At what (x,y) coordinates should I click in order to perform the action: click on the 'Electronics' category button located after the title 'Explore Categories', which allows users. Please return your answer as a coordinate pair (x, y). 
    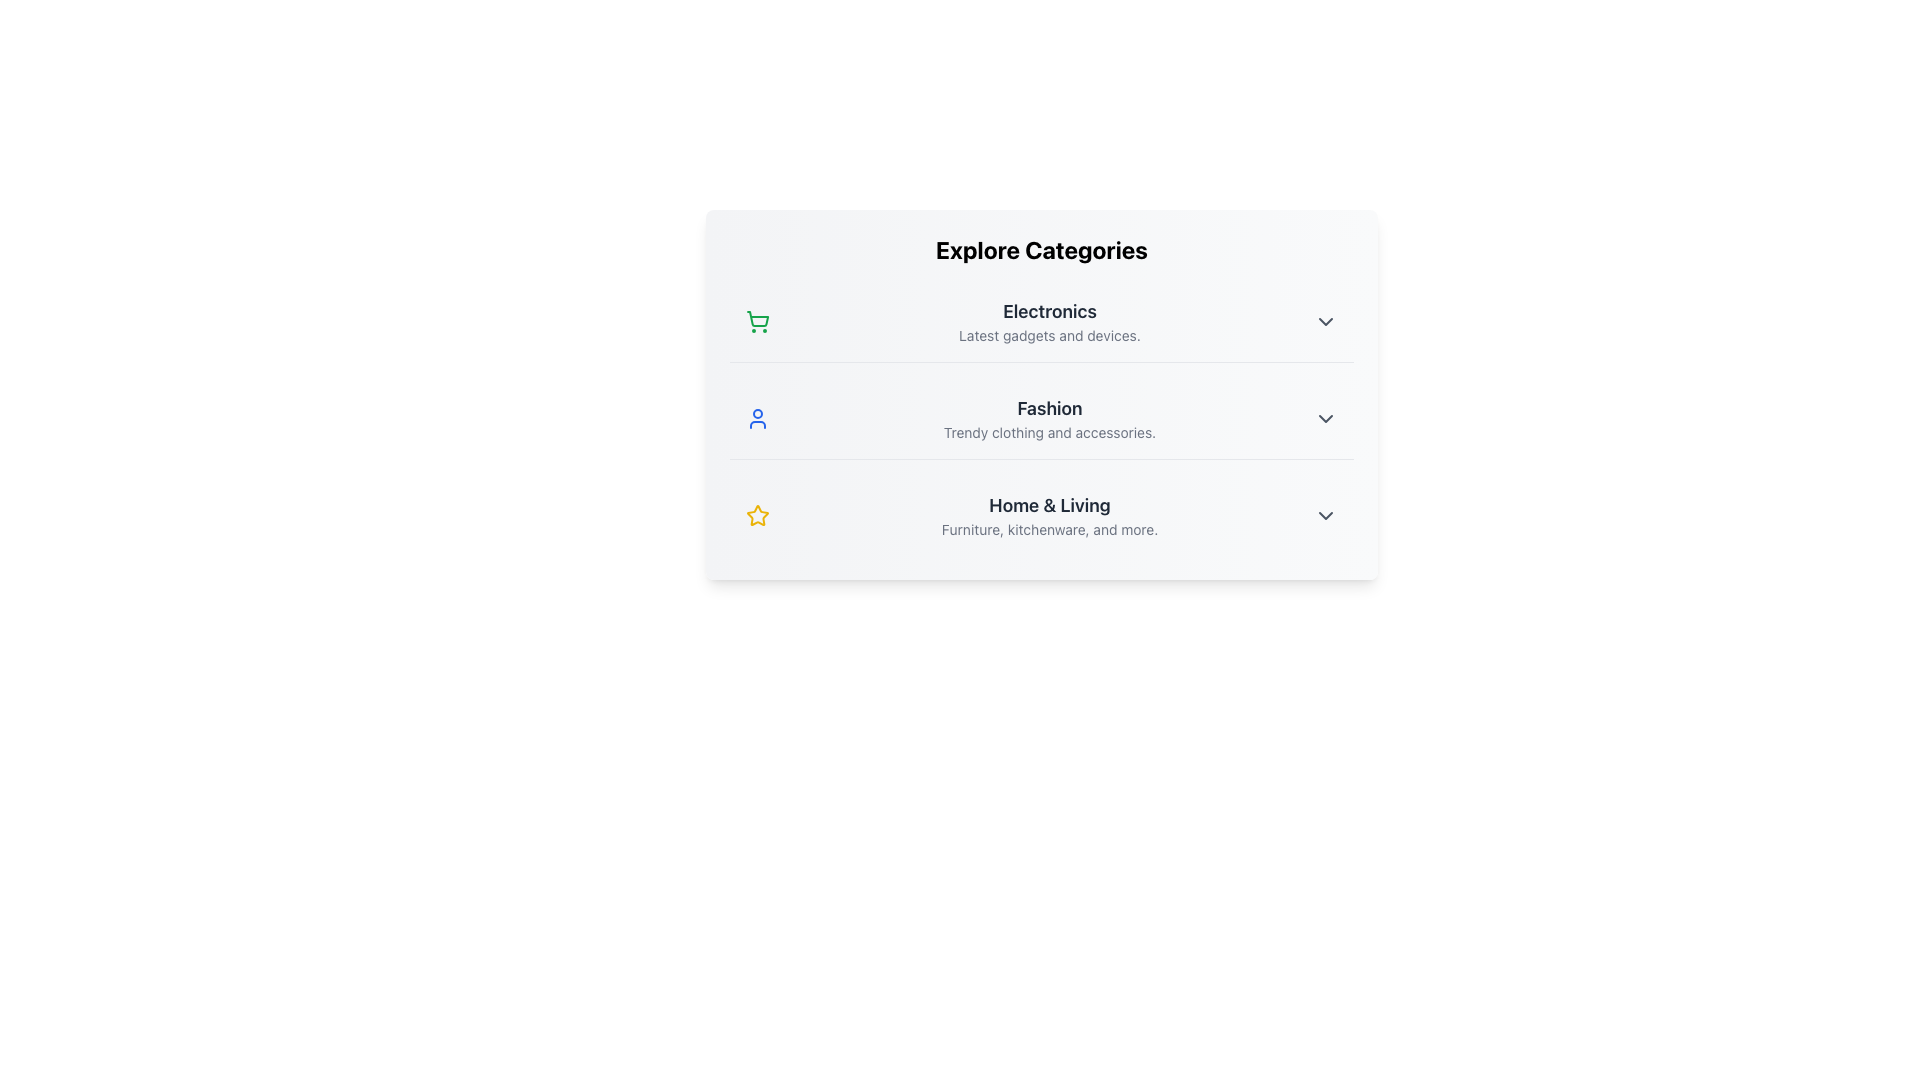
    Looking at the image, I should click on (1040, 320).